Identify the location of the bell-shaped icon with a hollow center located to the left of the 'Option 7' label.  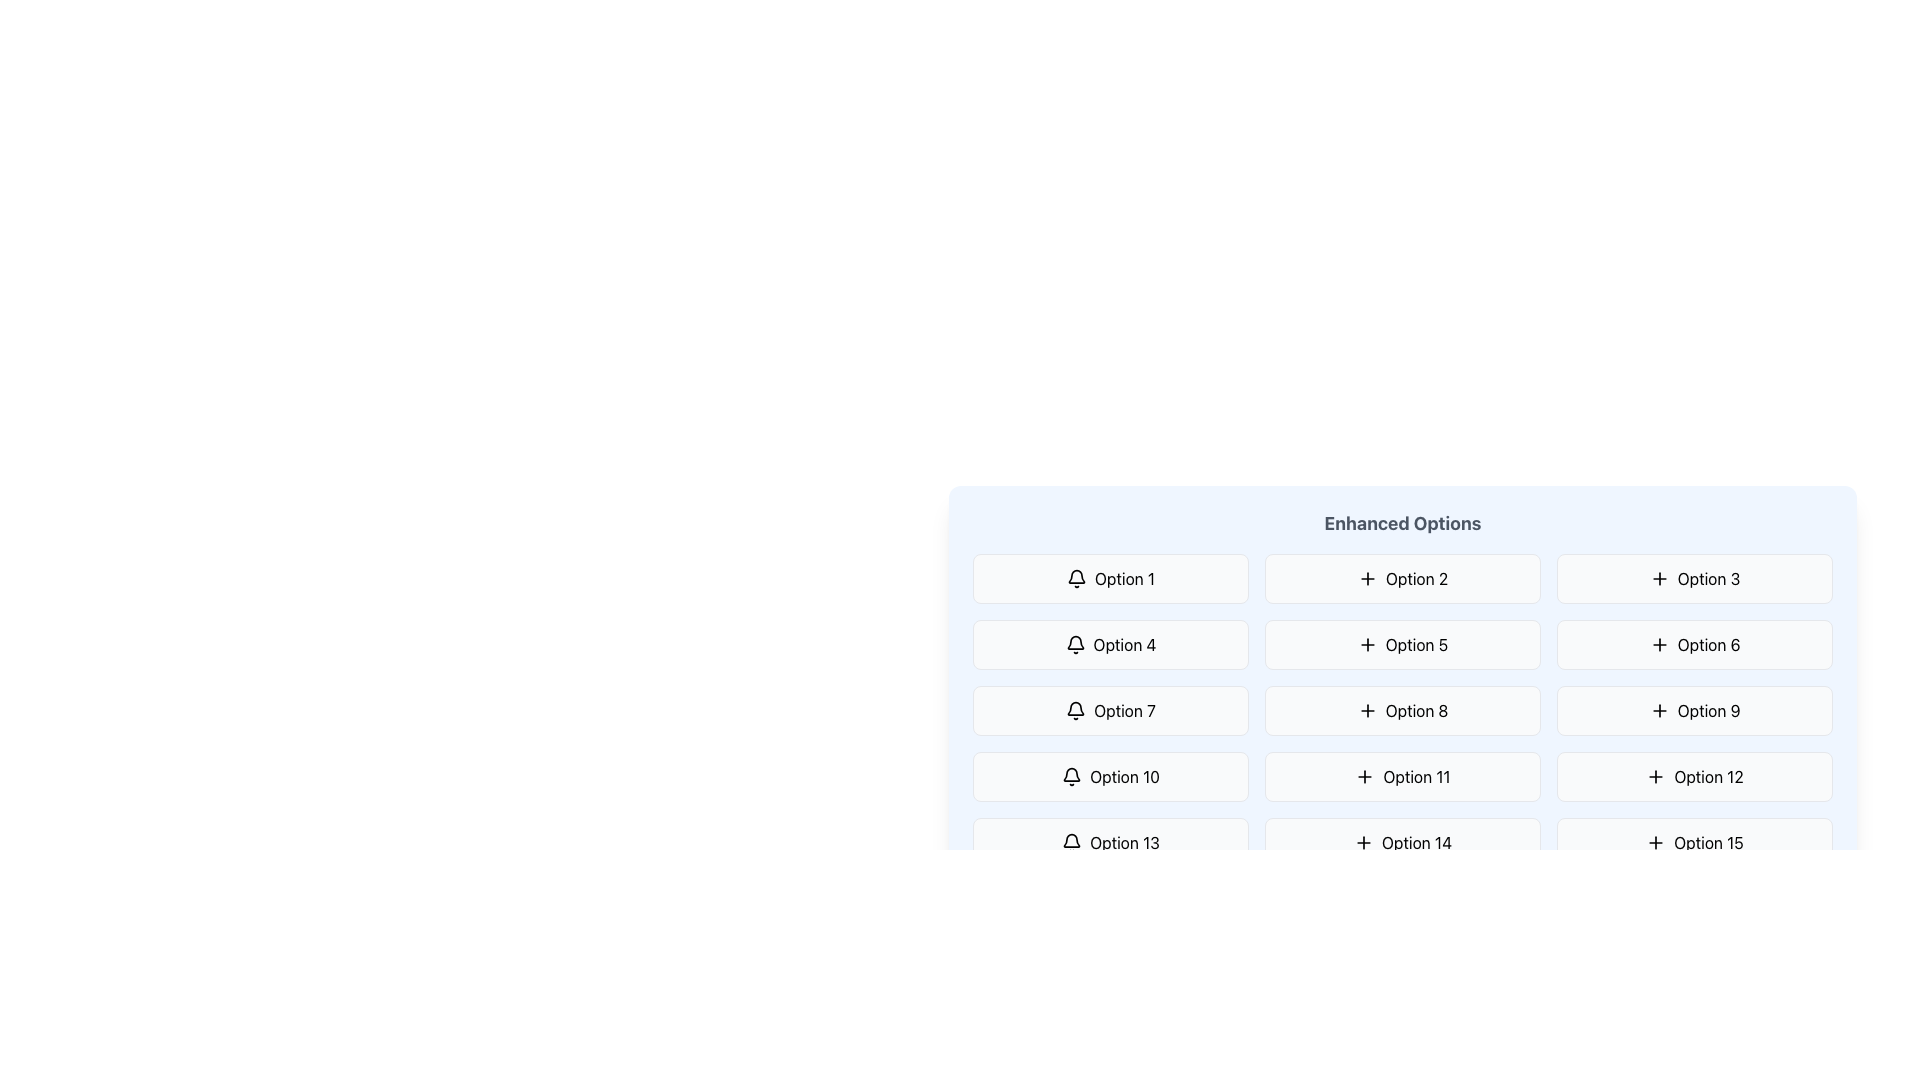
(1075, 707).